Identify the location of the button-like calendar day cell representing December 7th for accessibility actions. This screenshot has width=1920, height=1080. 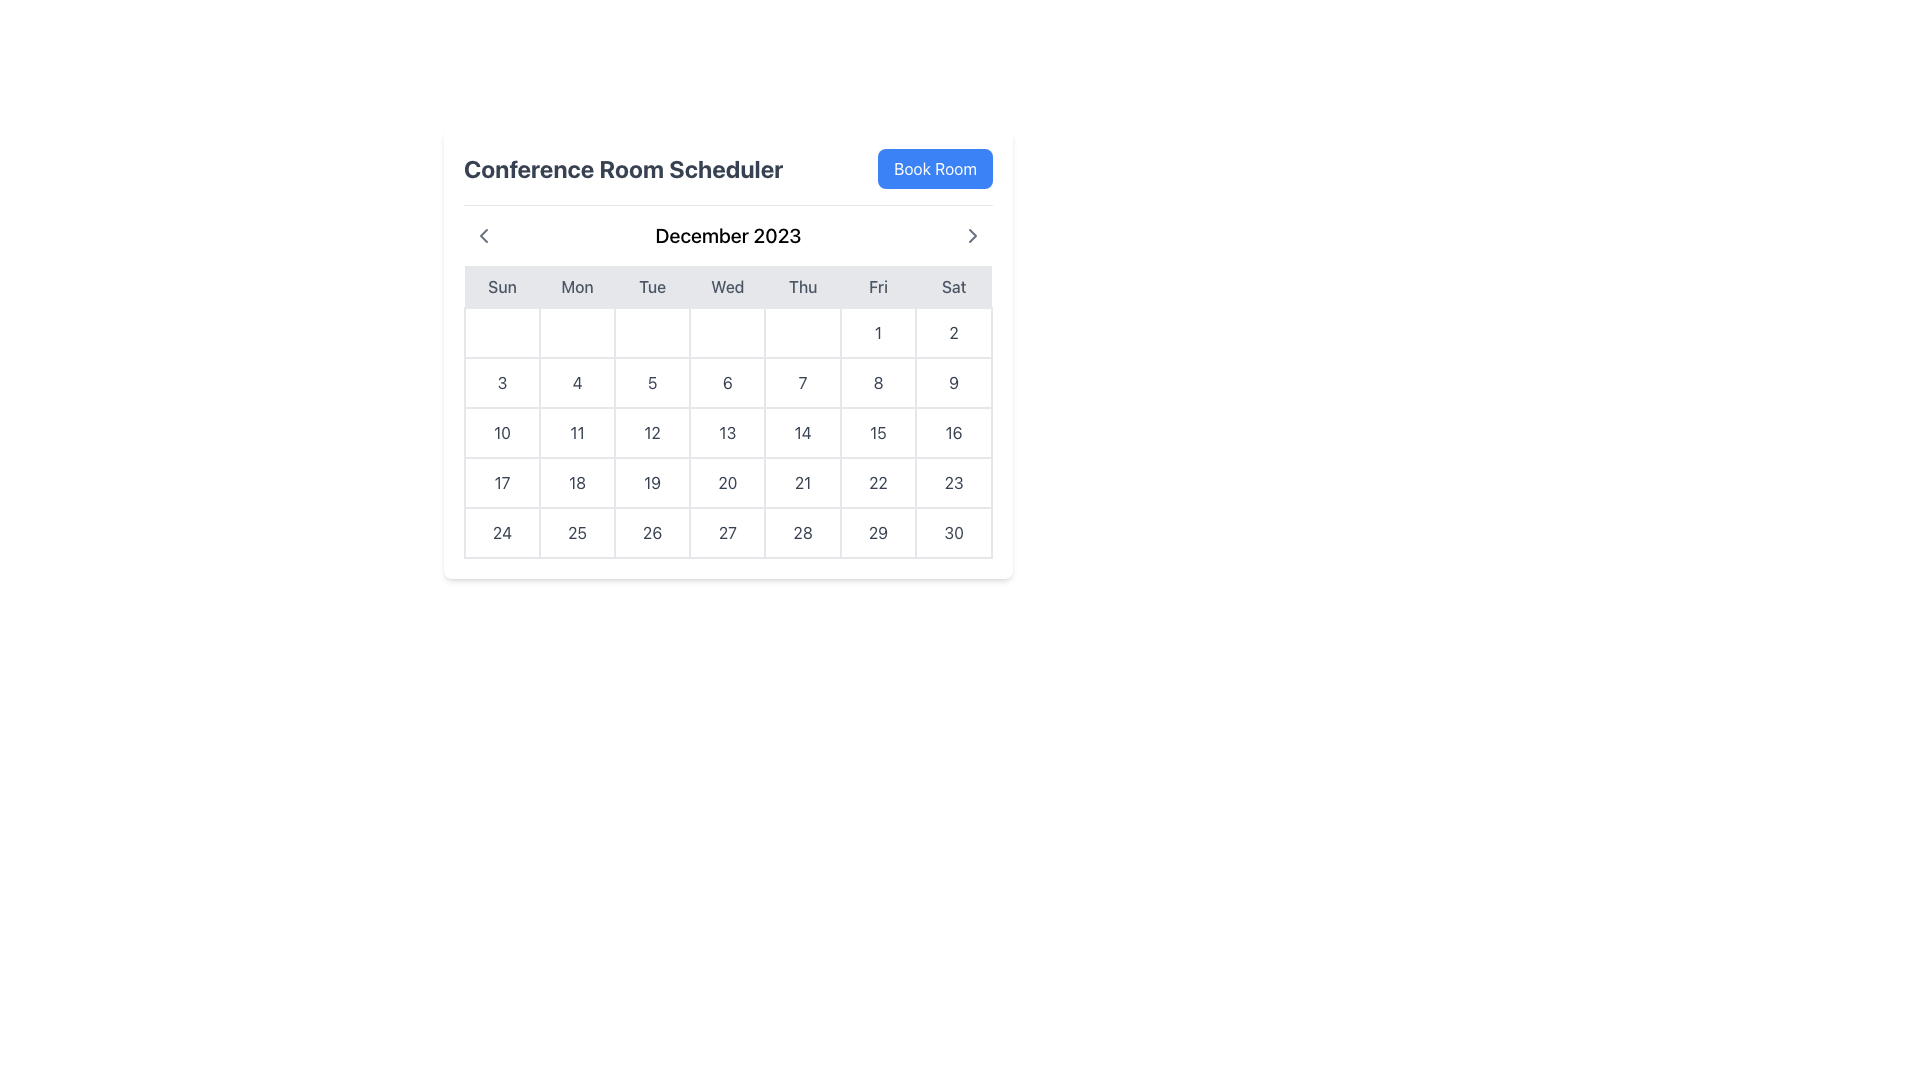
(803, 382).